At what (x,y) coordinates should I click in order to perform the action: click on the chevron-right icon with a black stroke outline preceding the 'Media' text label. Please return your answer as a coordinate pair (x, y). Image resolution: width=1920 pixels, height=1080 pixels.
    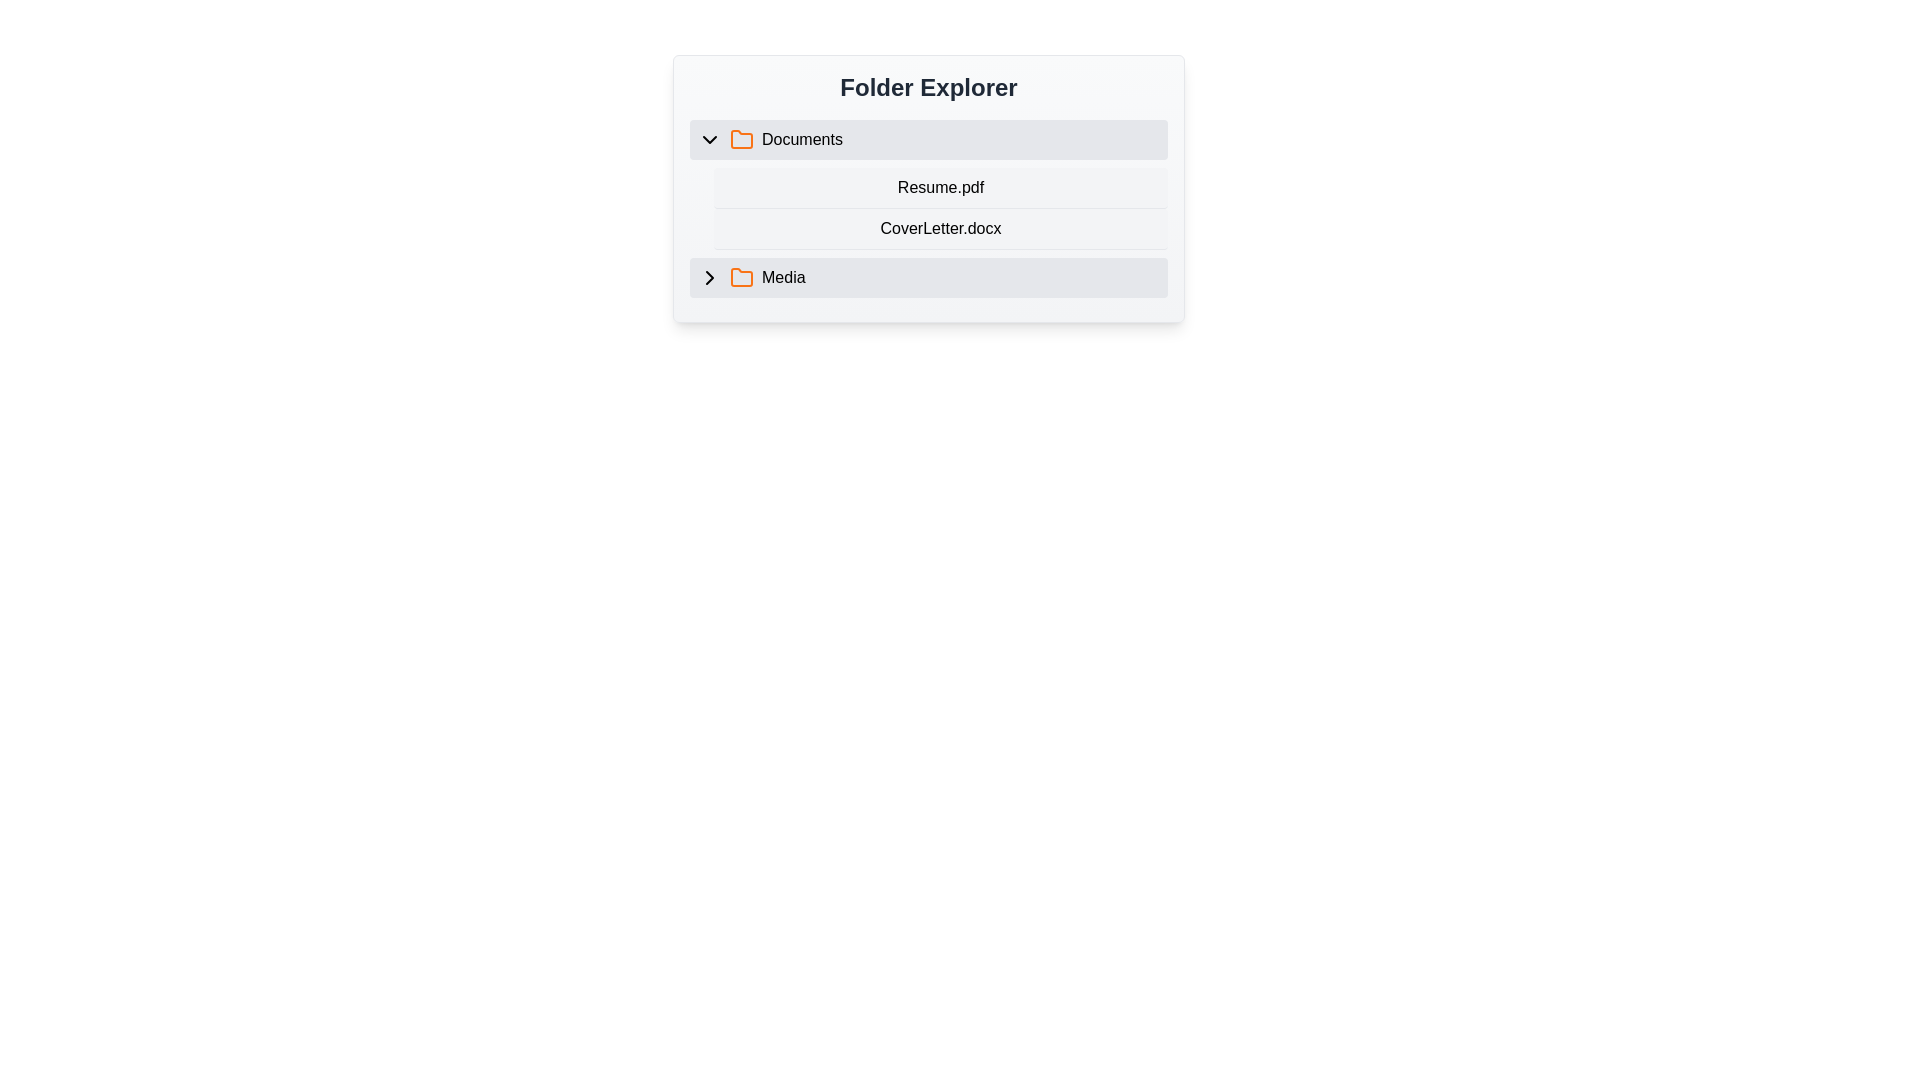
    Looking at the image, I should click on (710, 277).